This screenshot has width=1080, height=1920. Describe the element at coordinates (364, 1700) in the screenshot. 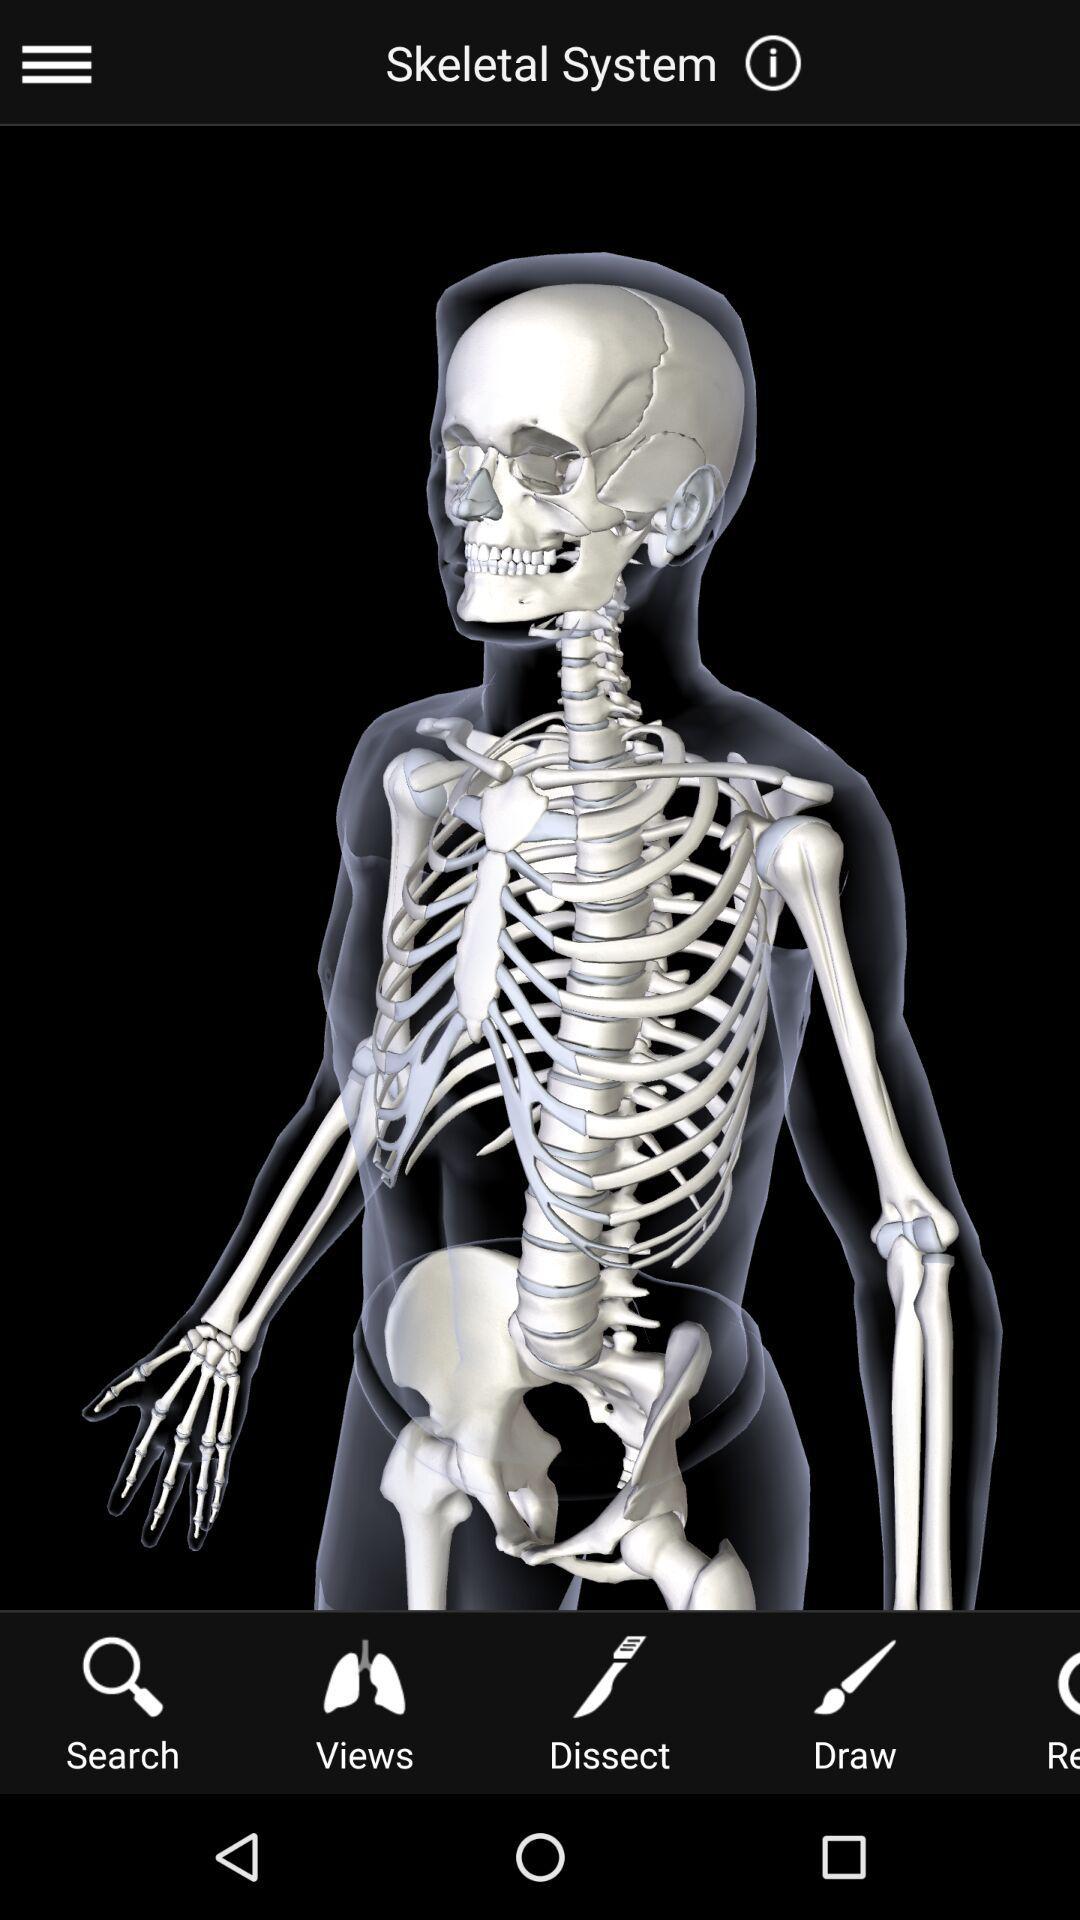

I see `icon to the left of dissect item` at that location.